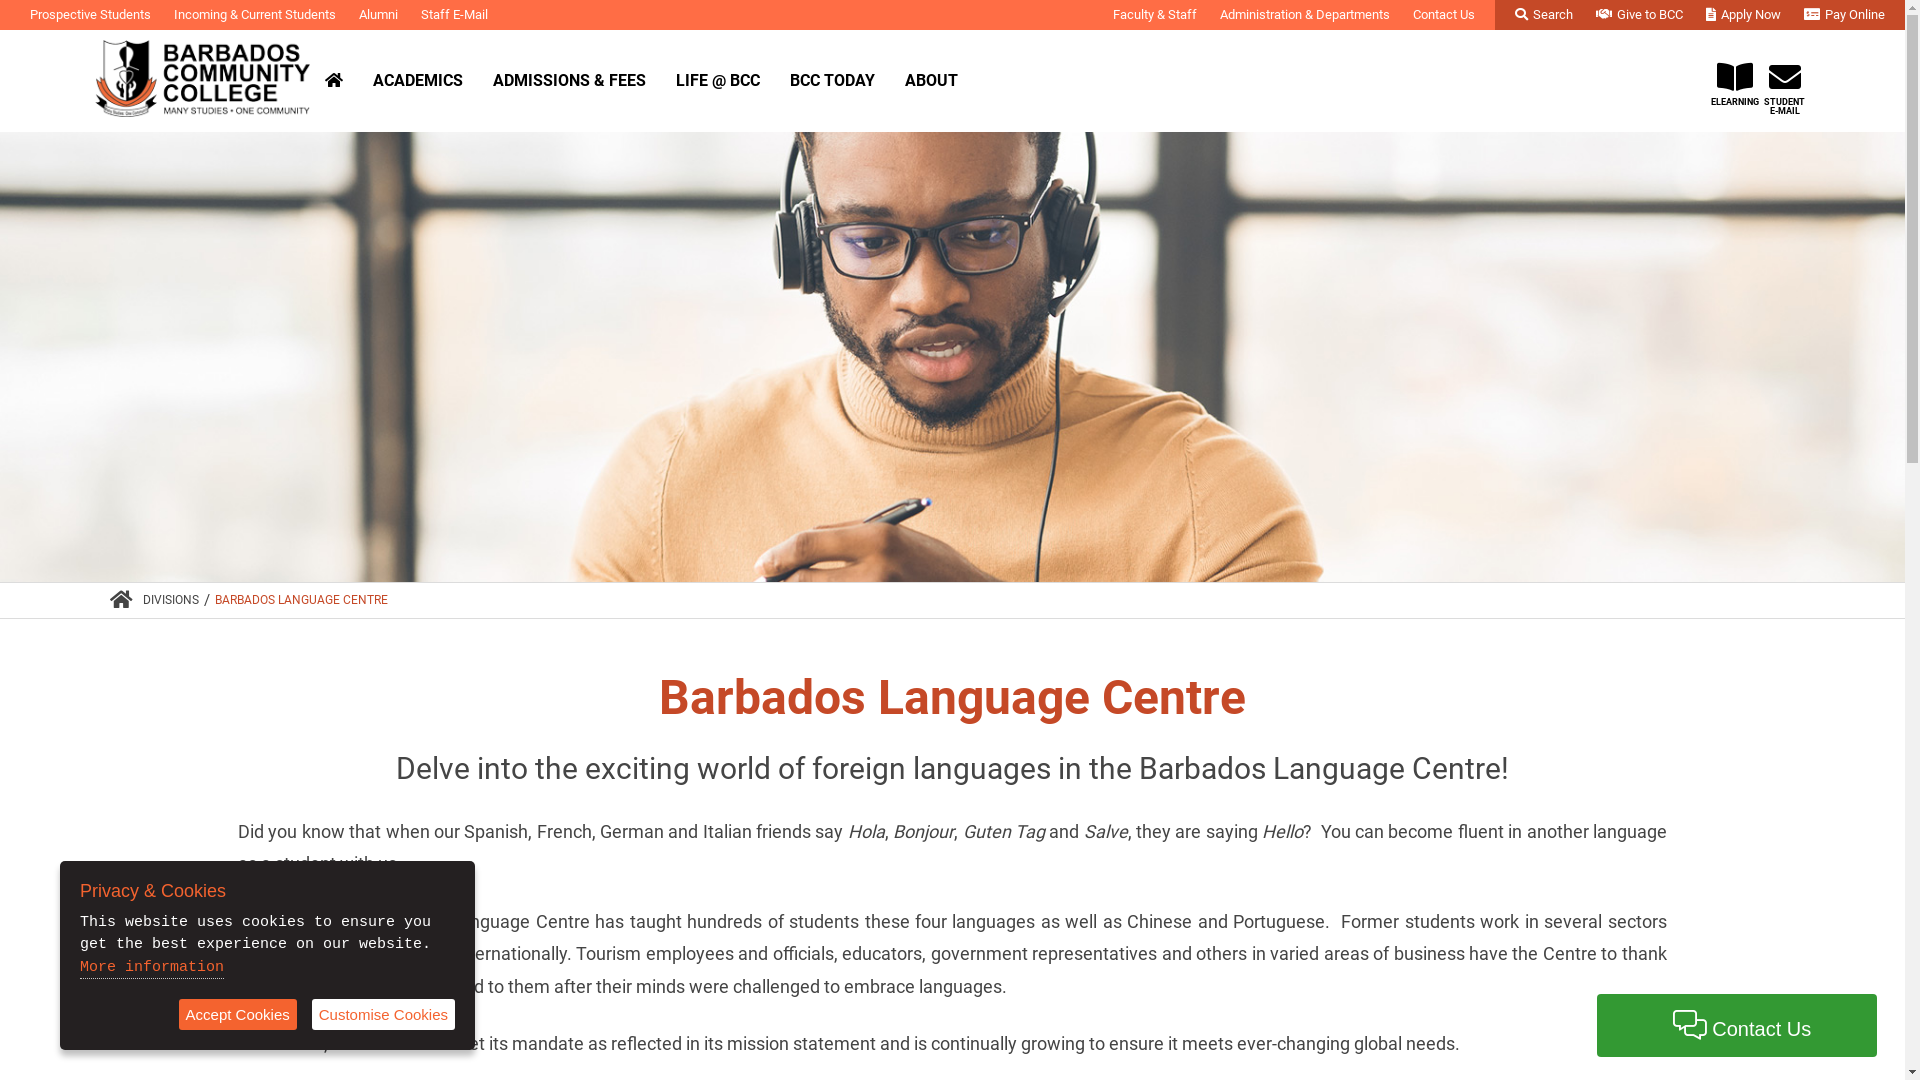 The width and height of the screenshot is (1920, 1080). Describe the element at coordinates (1733, 72) in the screenshot. I see `'ELEARNING'` at that location.